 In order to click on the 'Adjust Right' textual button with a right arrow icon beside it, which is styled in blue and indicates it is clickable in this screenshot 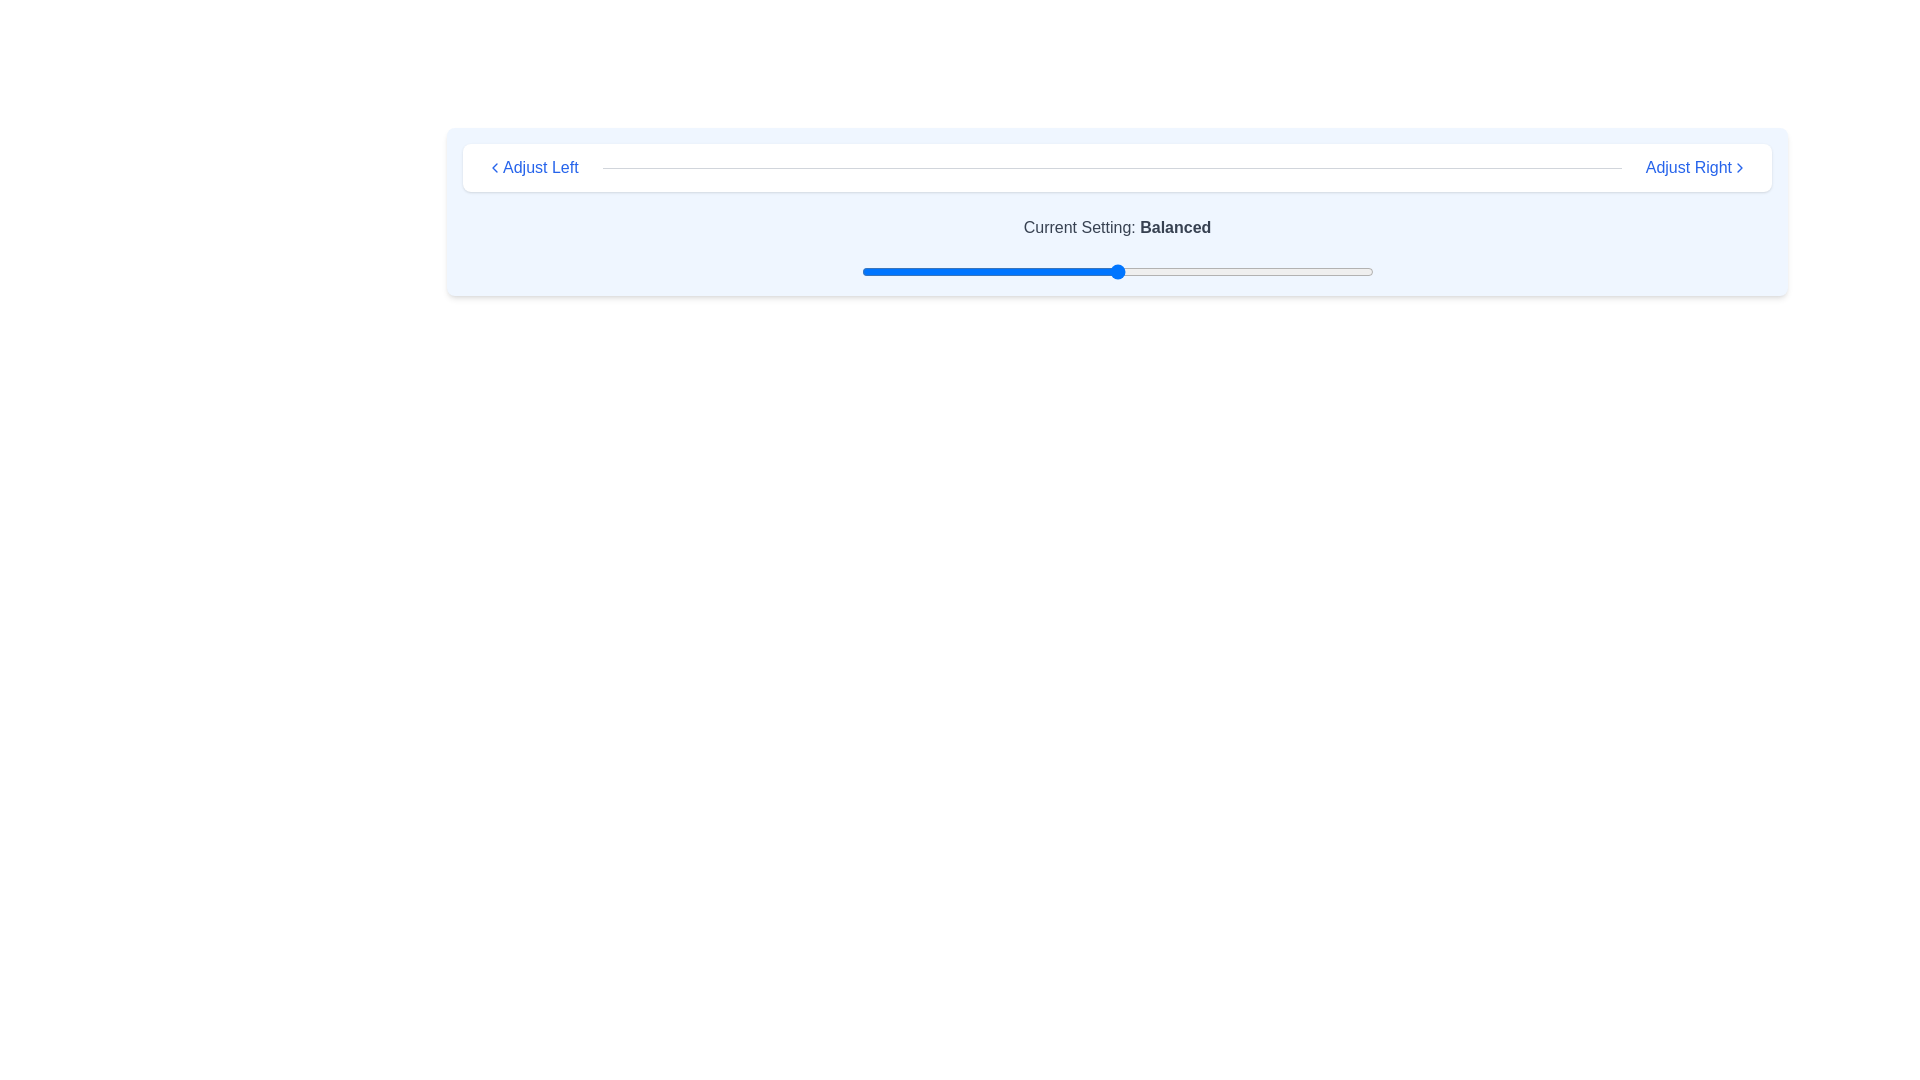, I will do `click(1695, 167)`.